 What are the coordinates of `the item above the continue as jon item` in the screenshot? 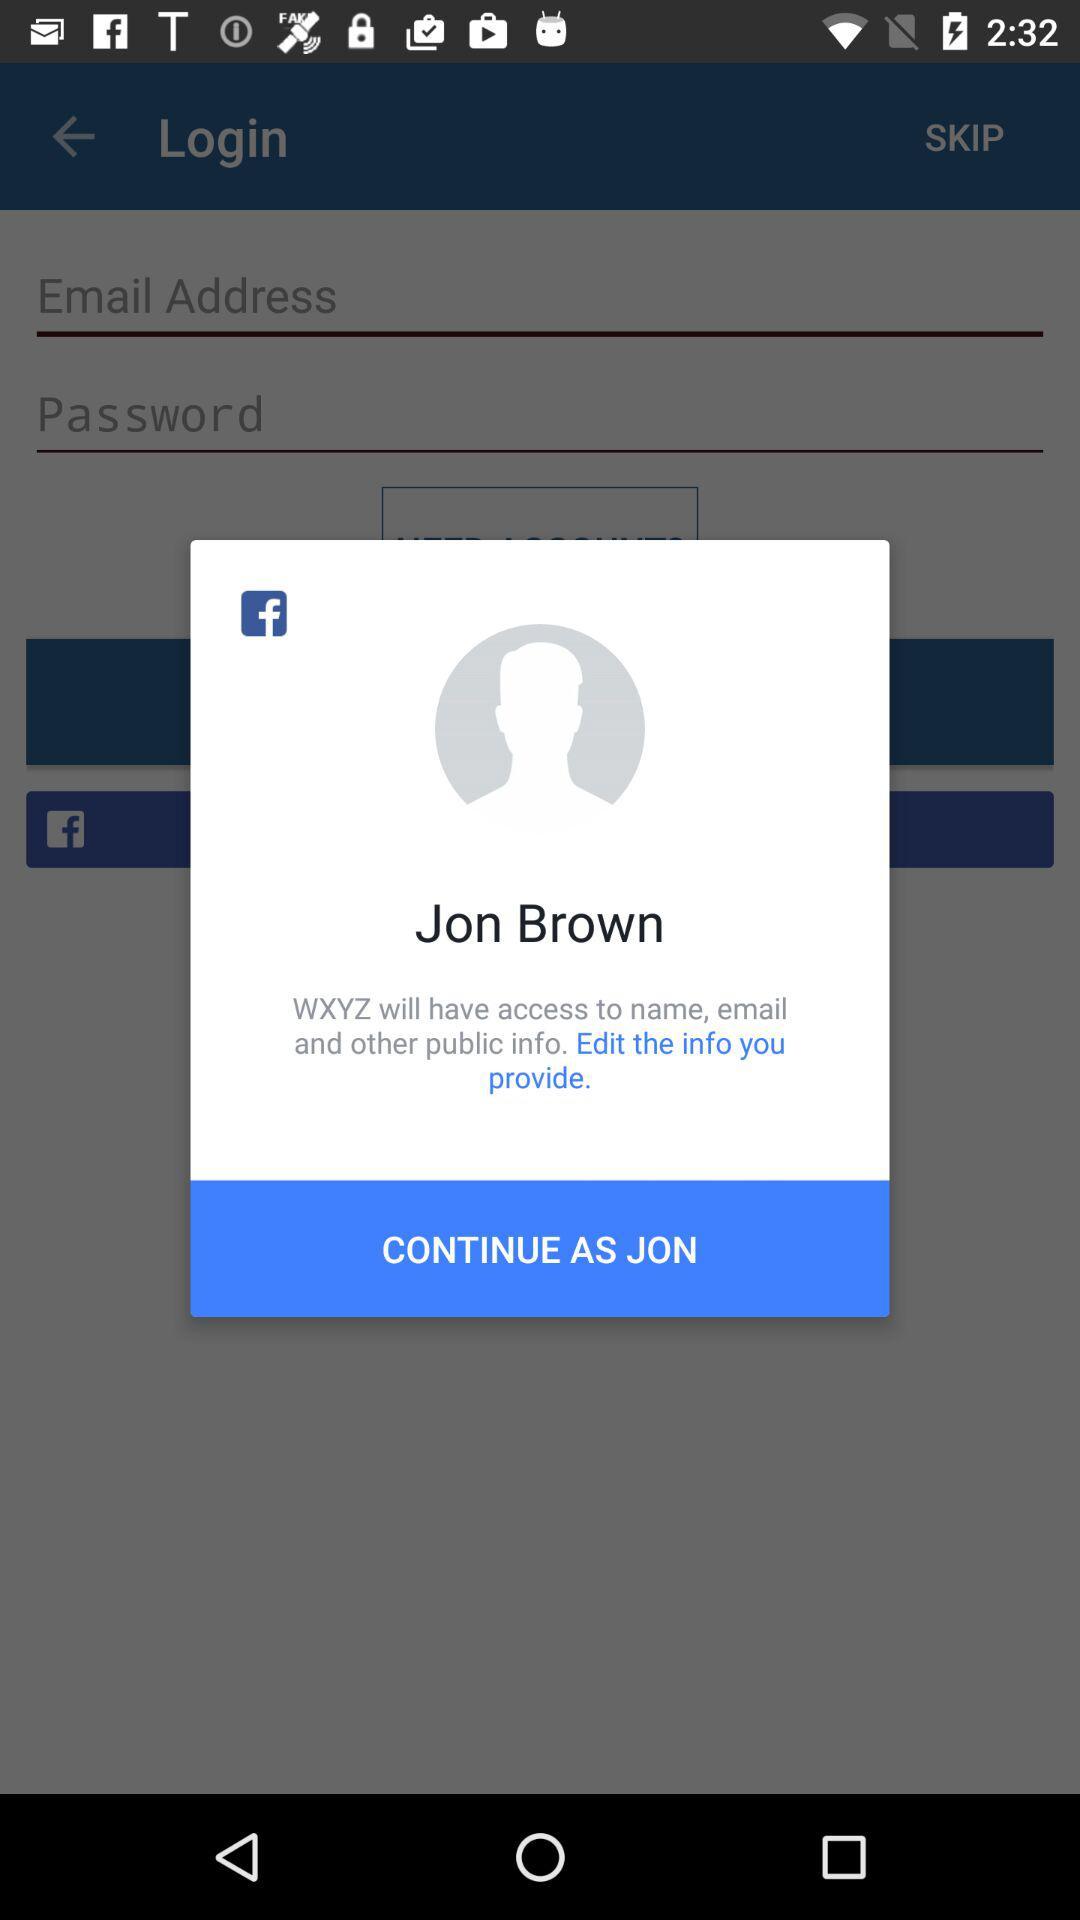 It's located at (540, 1041).